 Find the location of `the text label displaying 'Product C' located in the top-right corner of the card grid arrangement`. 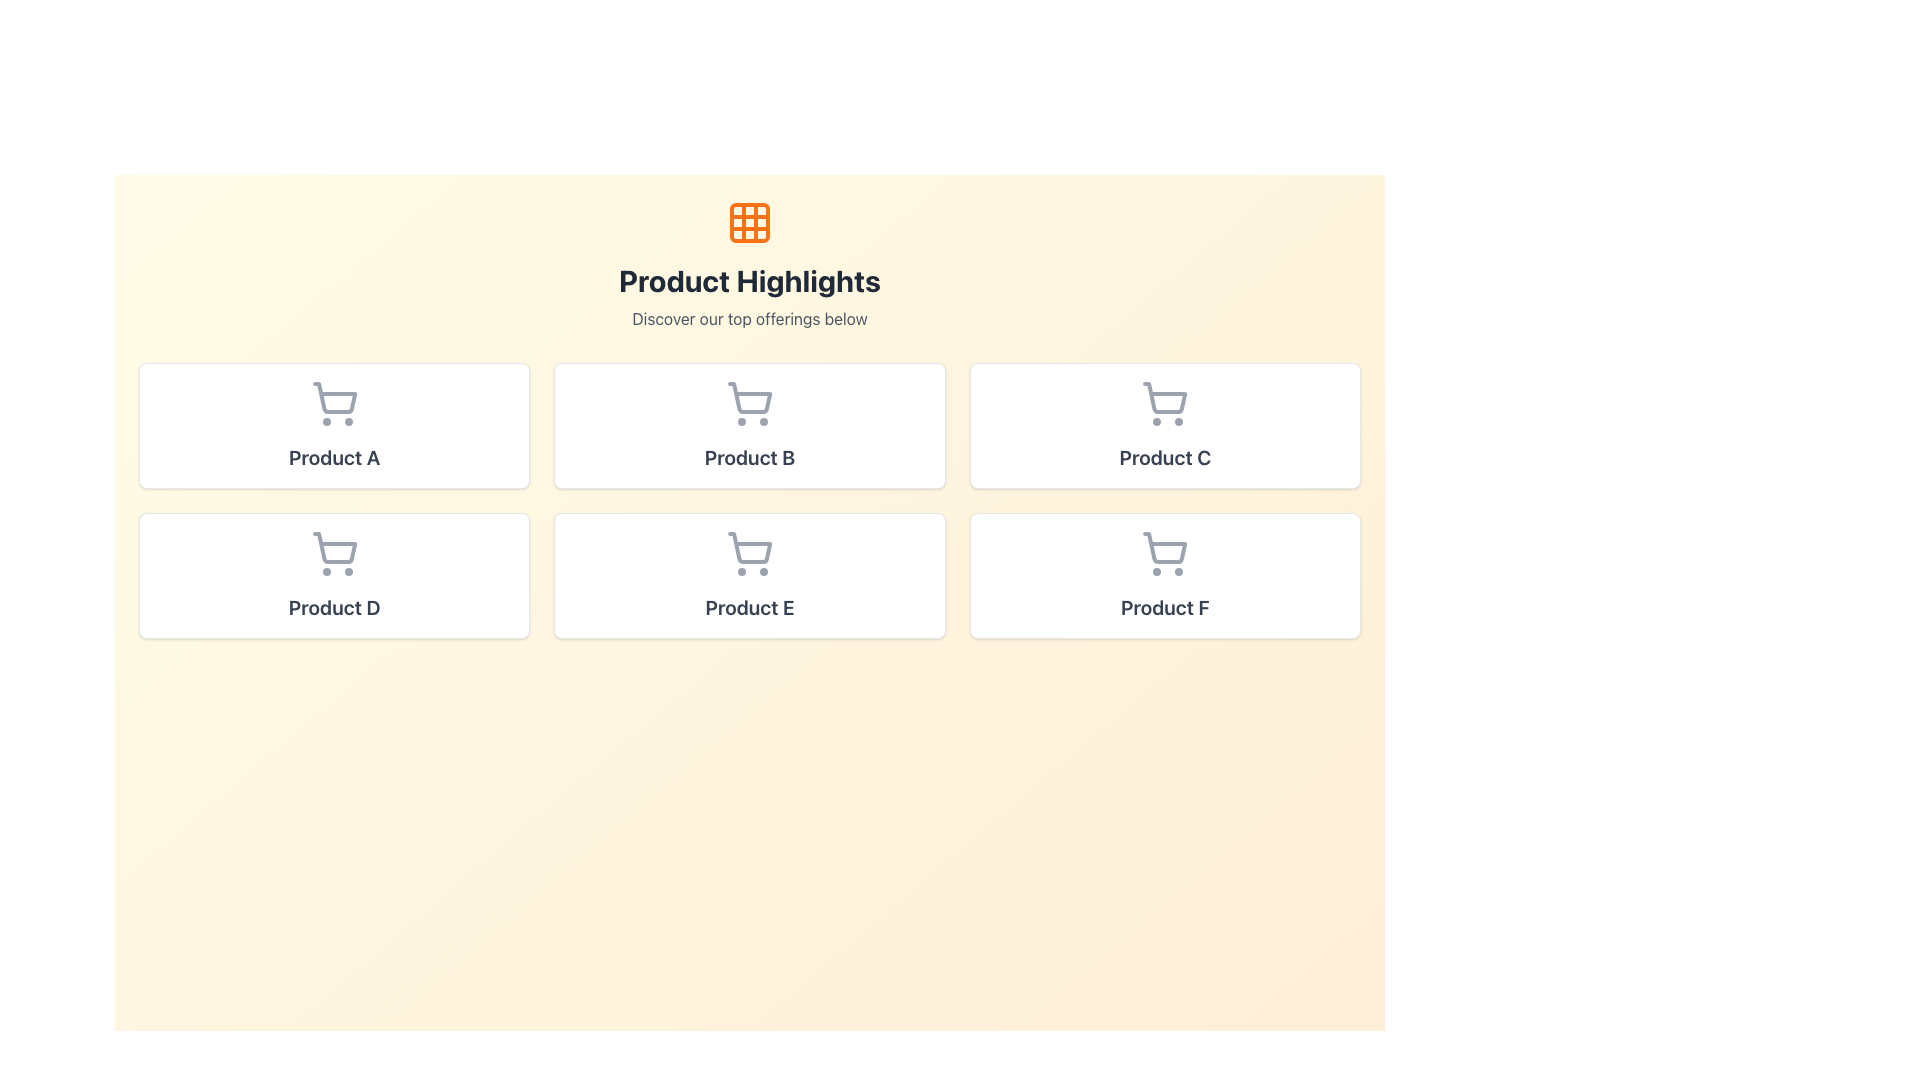

the text label displaying 'Product C' located in the top-right corner of the card grid arrangement is located at coordinates (1165, 458).